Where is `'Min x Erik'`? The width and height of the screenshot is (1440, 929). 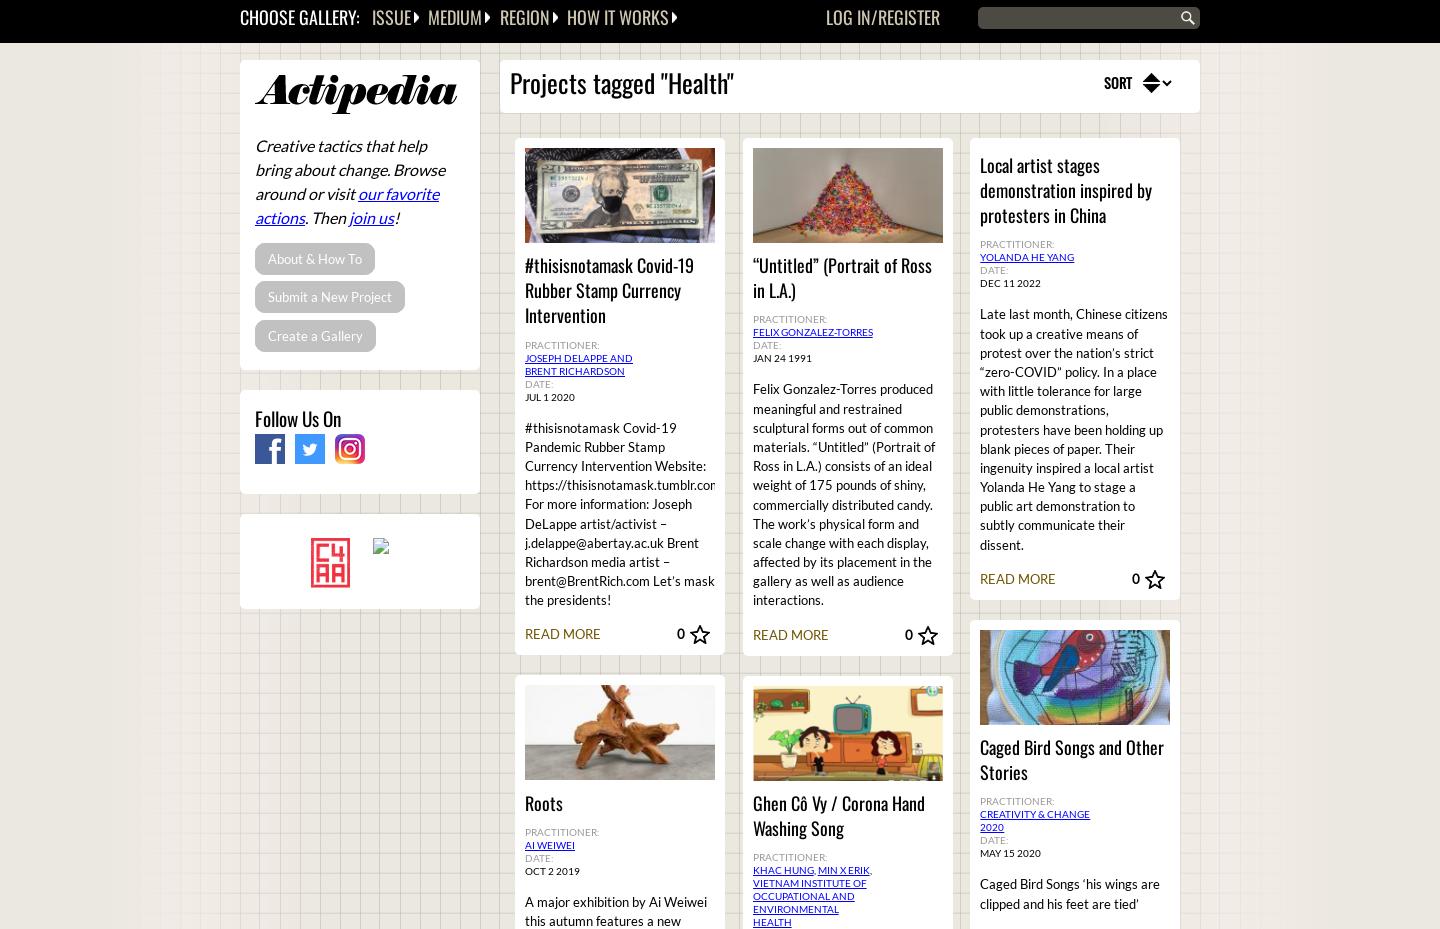 'Min x Erik' is located at coordinates (841, 870).